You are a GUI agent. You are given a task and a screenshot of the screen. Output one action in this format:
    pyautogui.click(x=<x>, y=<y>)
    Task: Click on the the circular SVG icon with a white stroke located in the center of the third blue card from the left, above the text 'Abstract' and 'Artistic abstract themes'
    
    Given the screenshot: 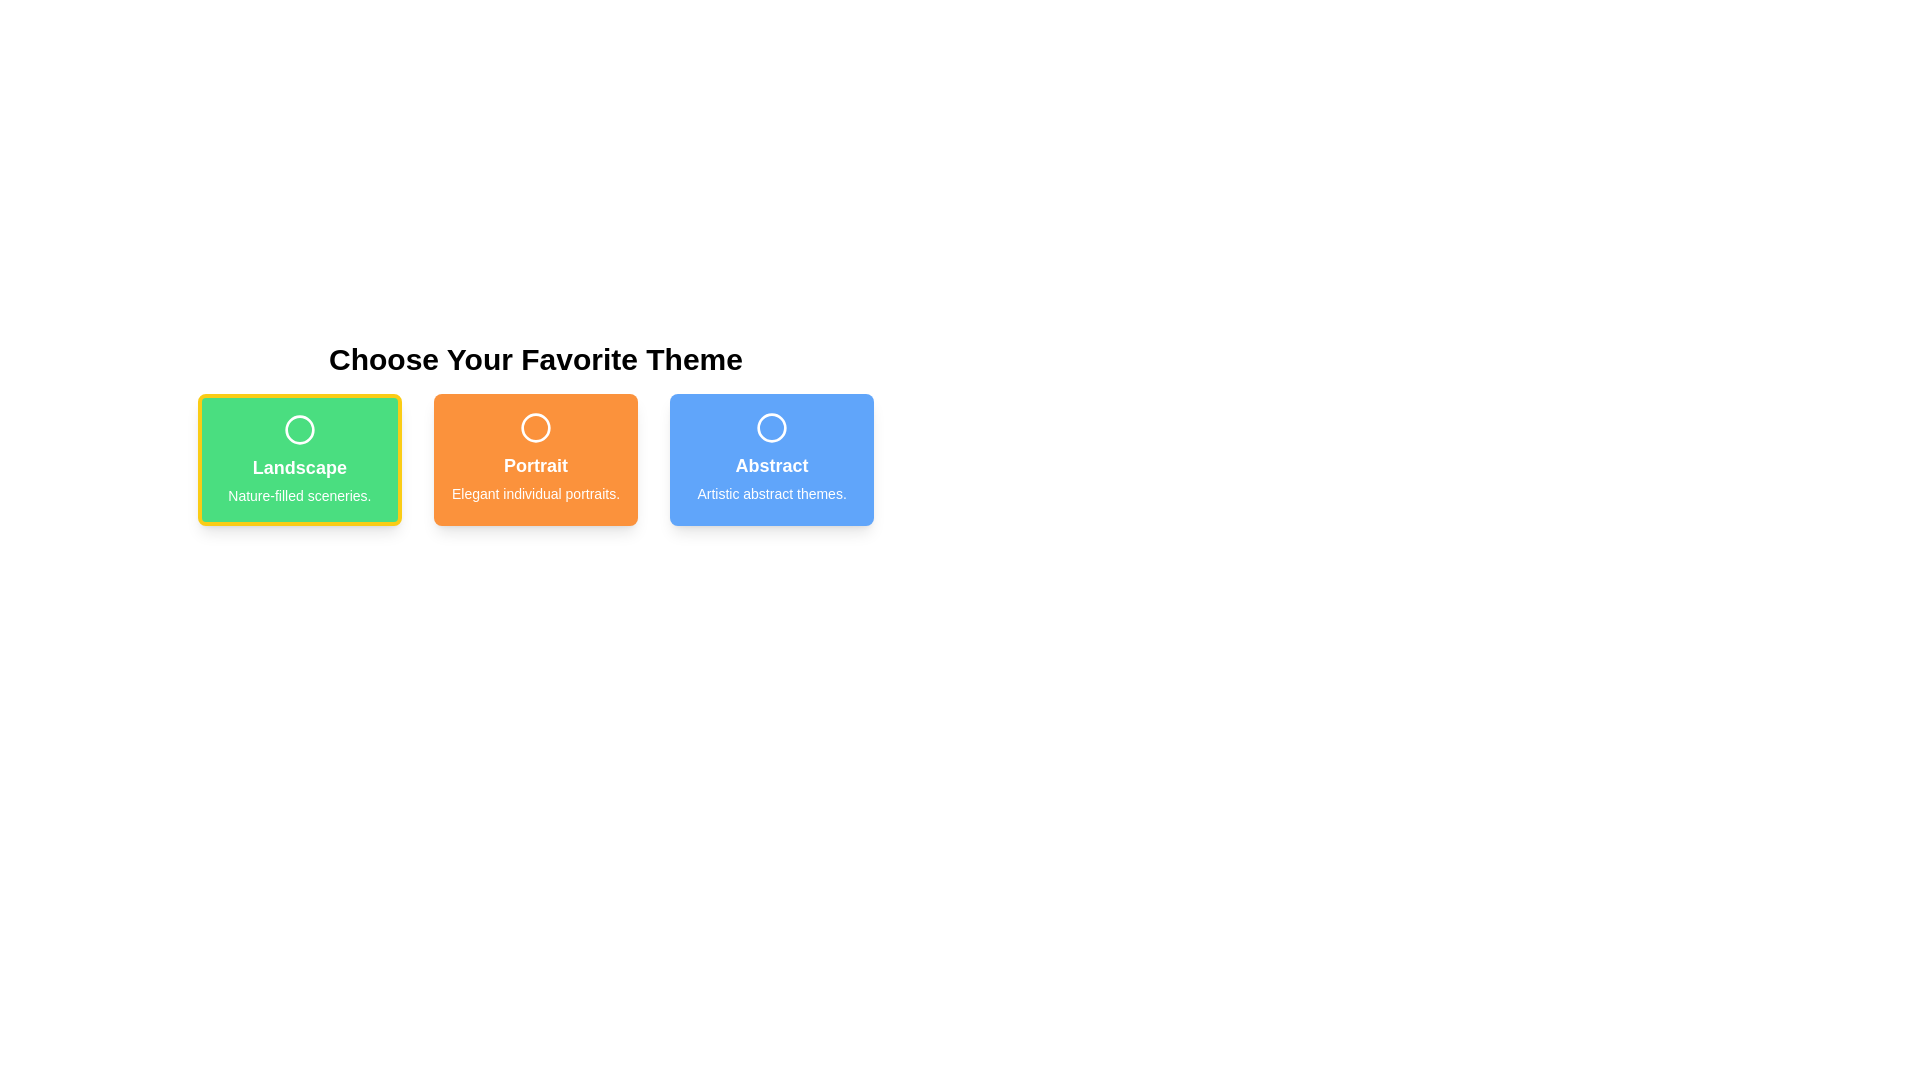 What is the action you would take?
    pyautogui.click(x=771, y=427)
    